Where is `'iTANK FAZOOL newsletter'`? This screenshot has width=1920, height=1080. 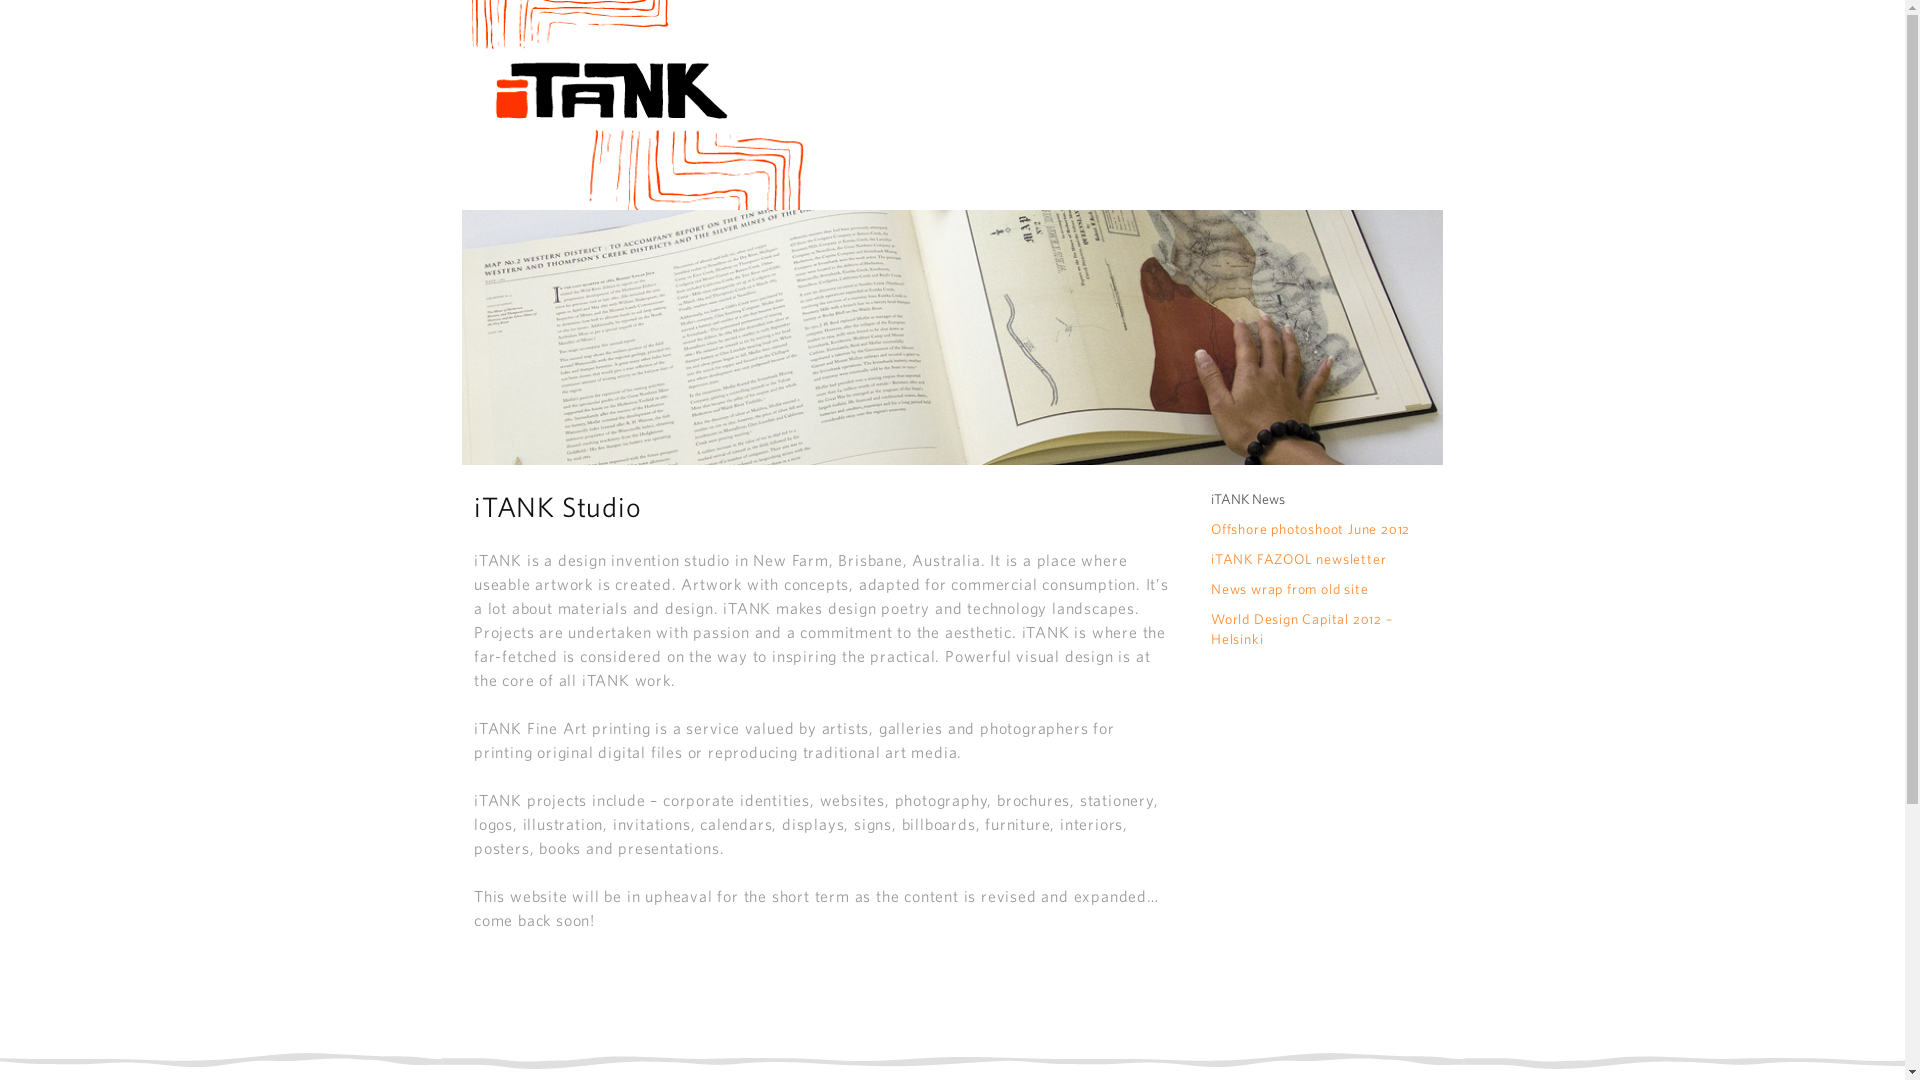 'iTANK FAZOOL newsletter' is located at coordinates (1209, 559).